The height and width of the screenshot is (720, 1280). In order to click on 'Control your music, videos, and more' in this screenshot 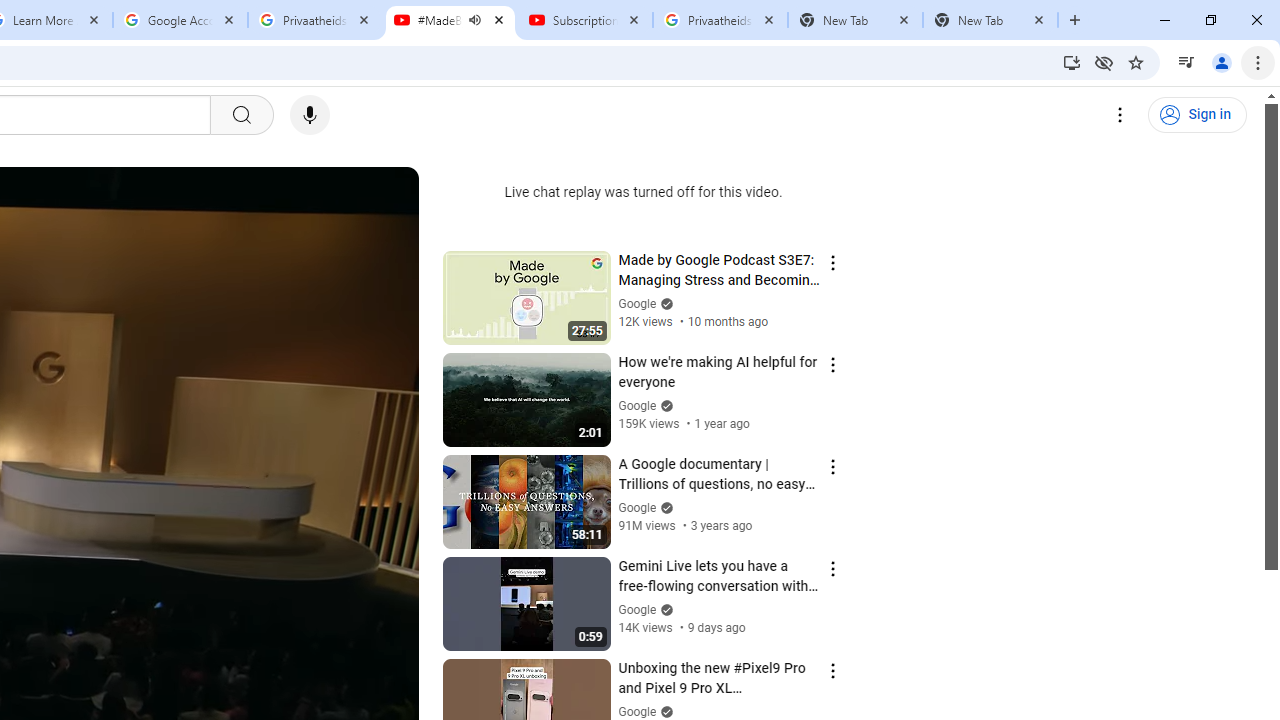, I will do `click(1185, 61)`.